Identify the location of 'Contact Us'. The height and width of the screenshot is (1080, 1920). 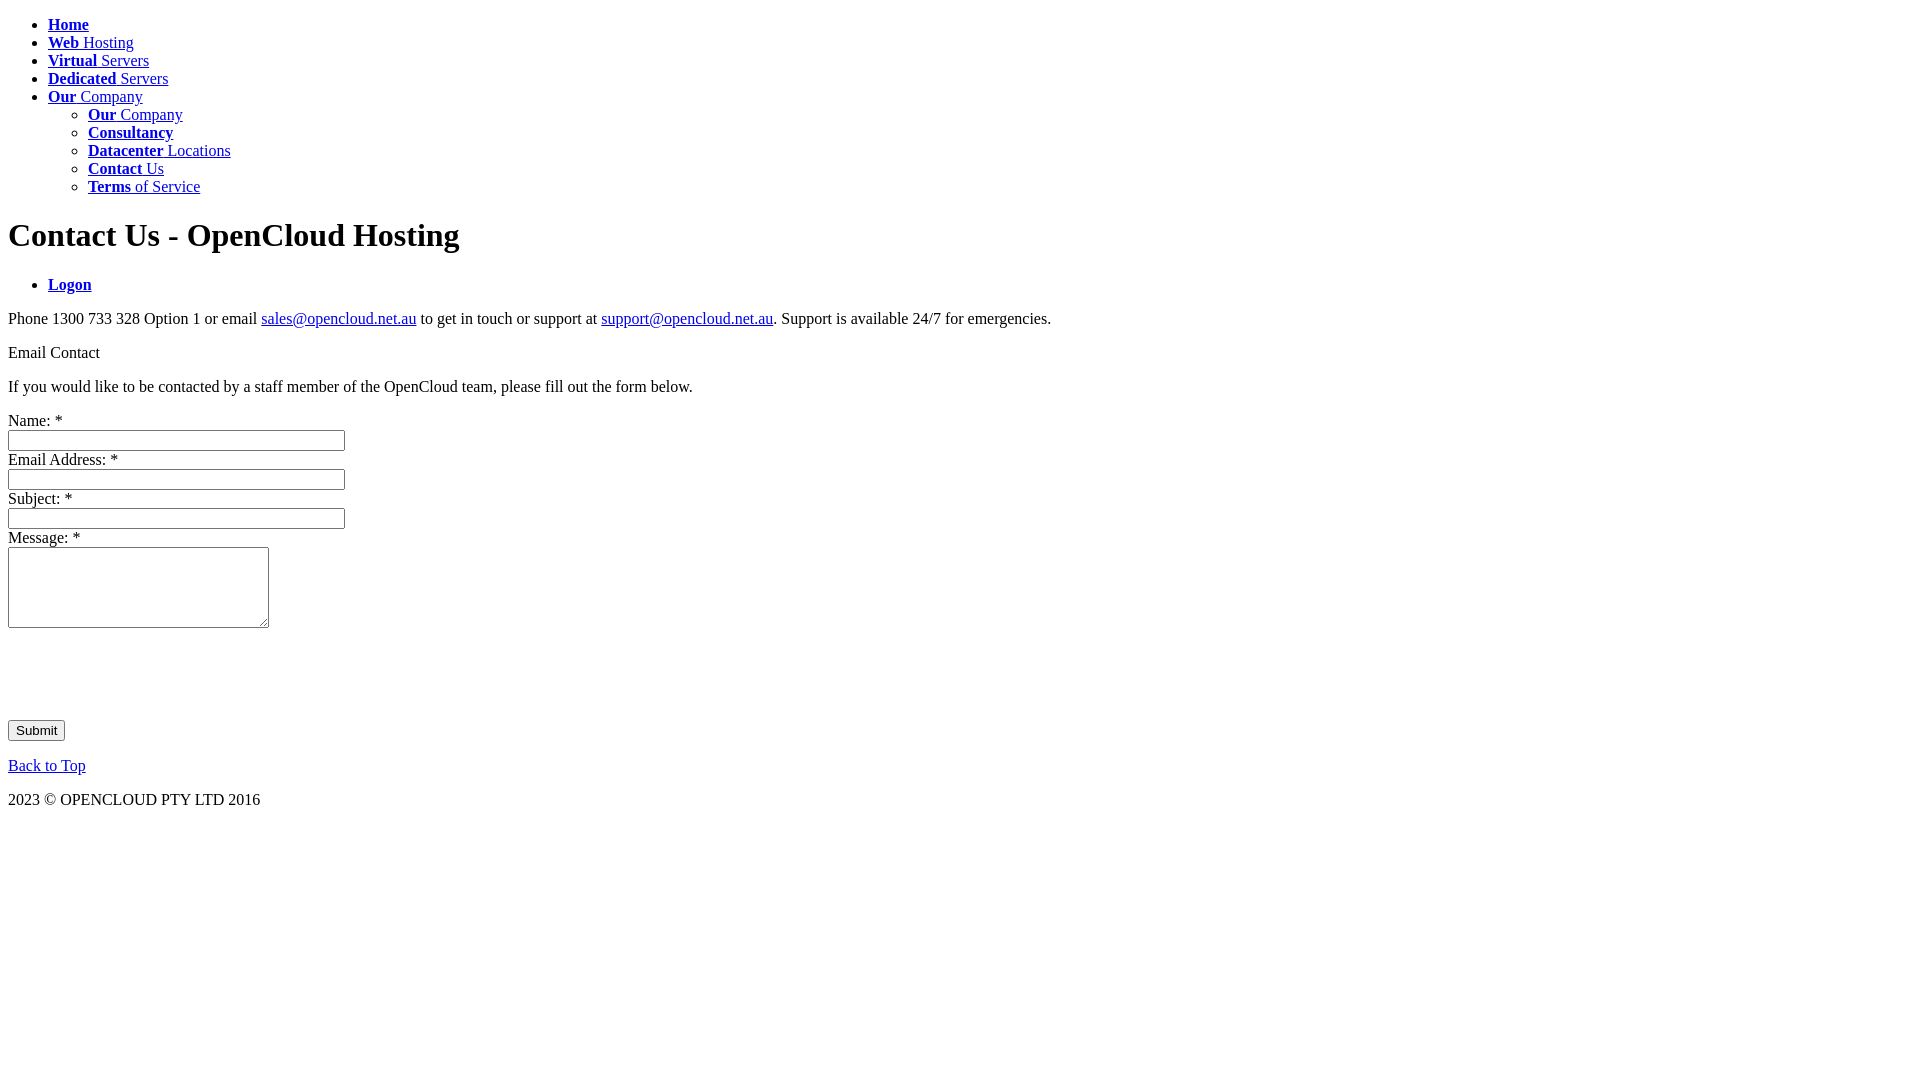
(124, 167).